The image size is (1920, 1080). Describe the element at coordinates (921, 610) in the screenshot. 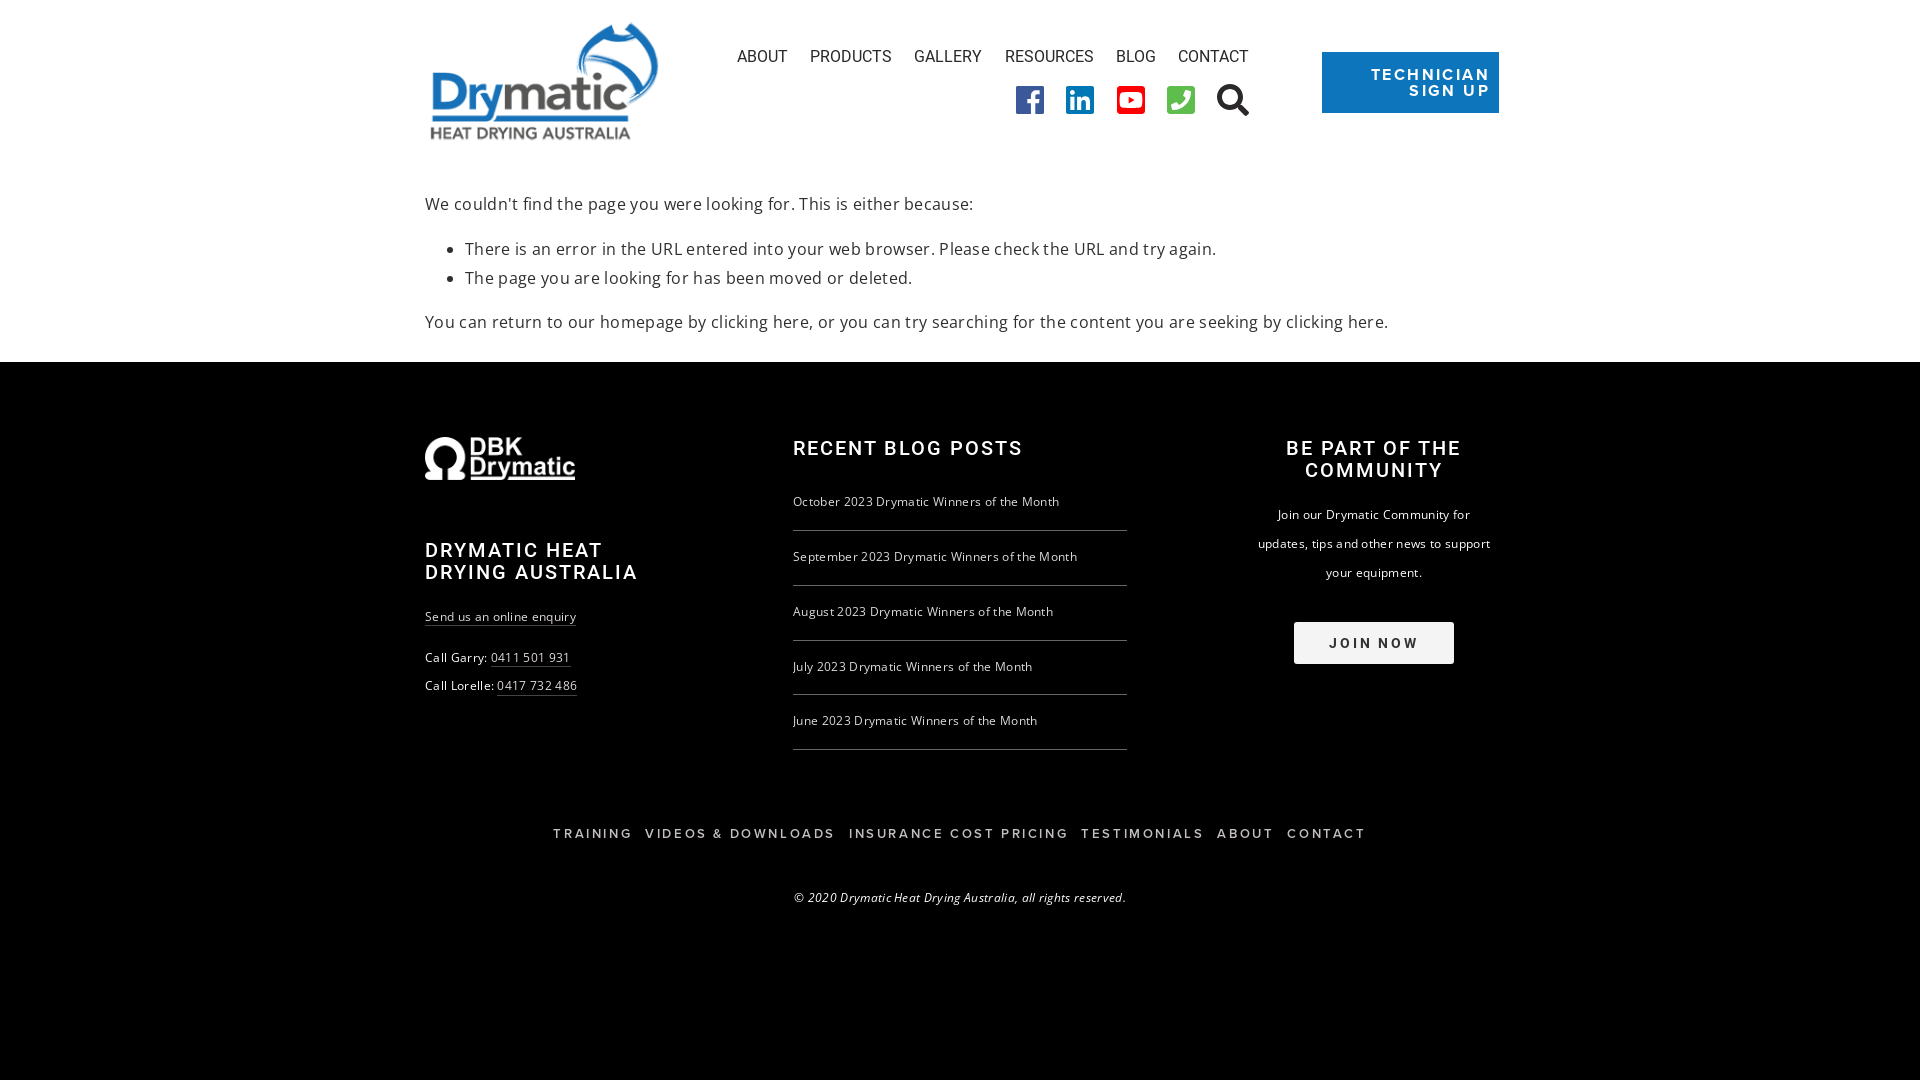

I see `'August 2023 Drymatic Winners of the Month'` at that location.